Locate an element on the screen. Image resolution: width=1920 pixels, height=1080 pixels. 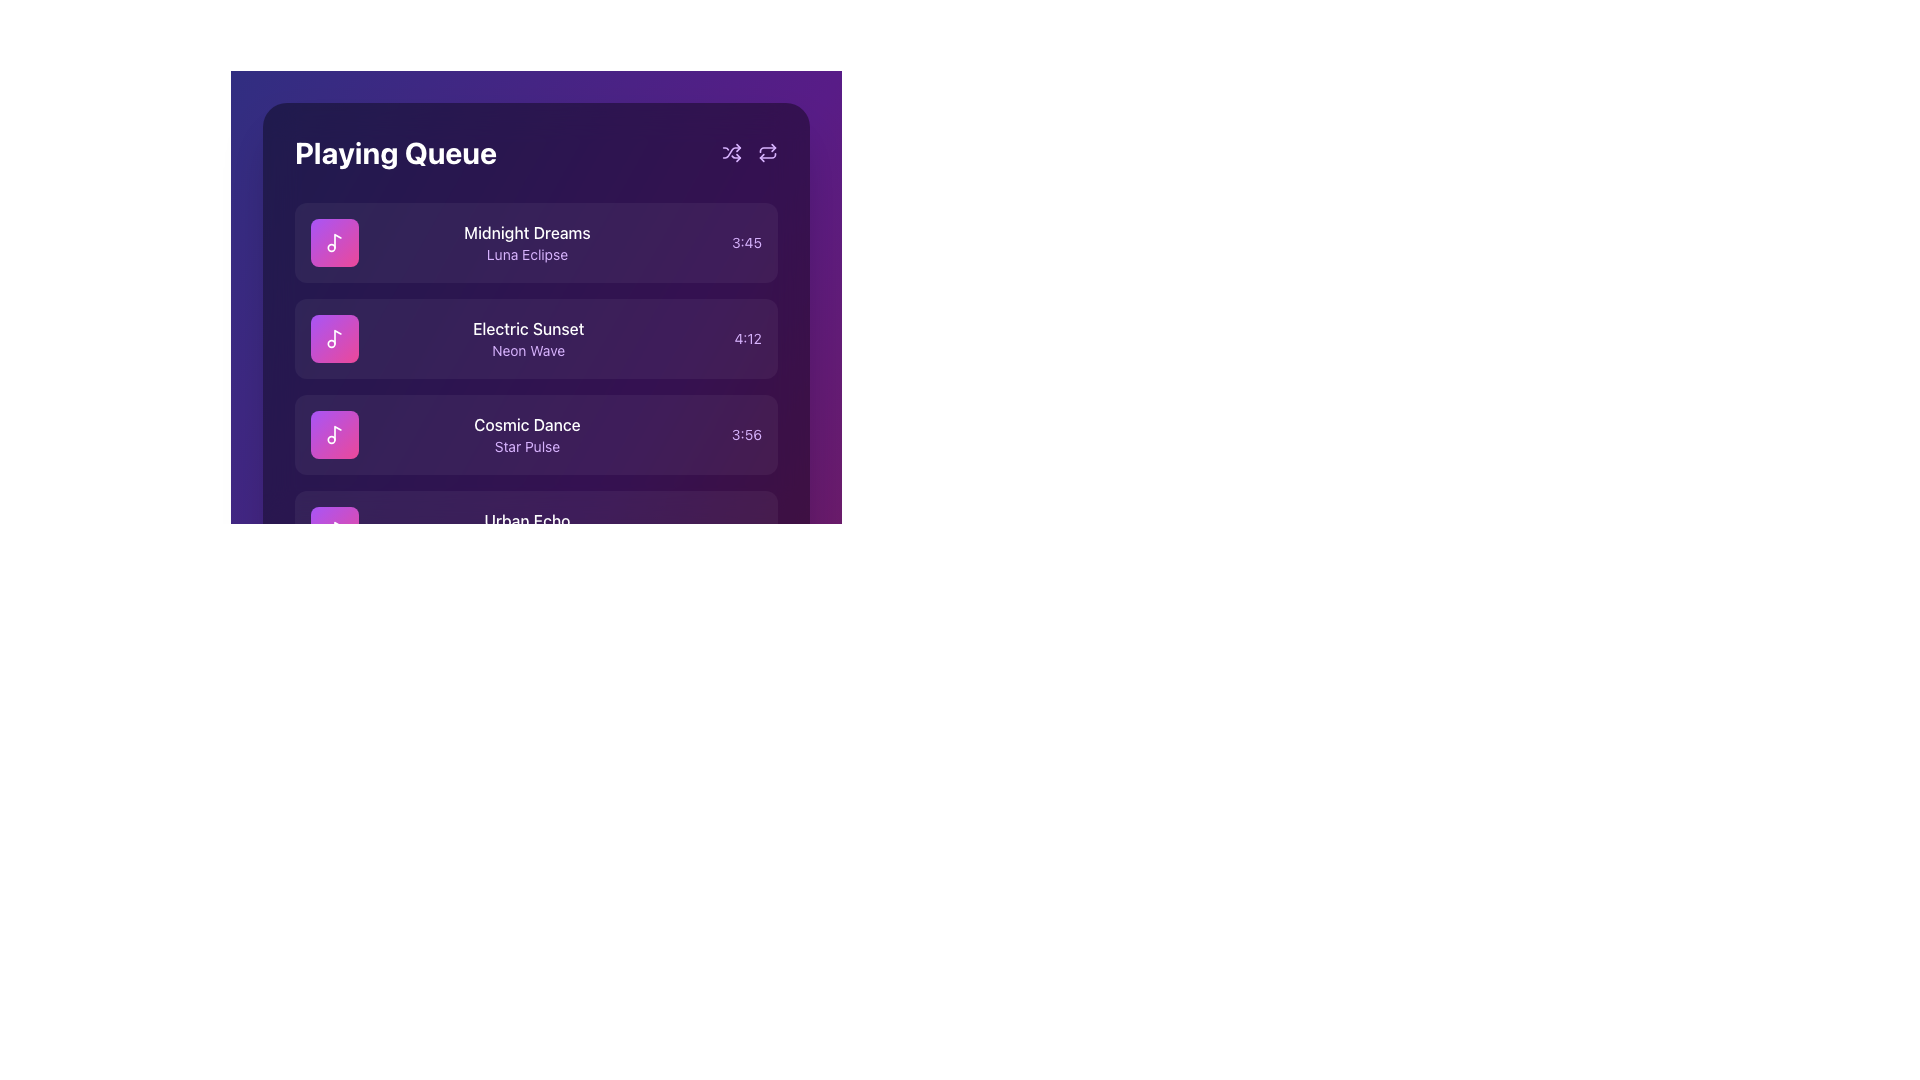
the icon representing the song 'Midnight Dreams' by 'Luna Eclipse' in the Playing Queue list is located at coordinates (335, 242).